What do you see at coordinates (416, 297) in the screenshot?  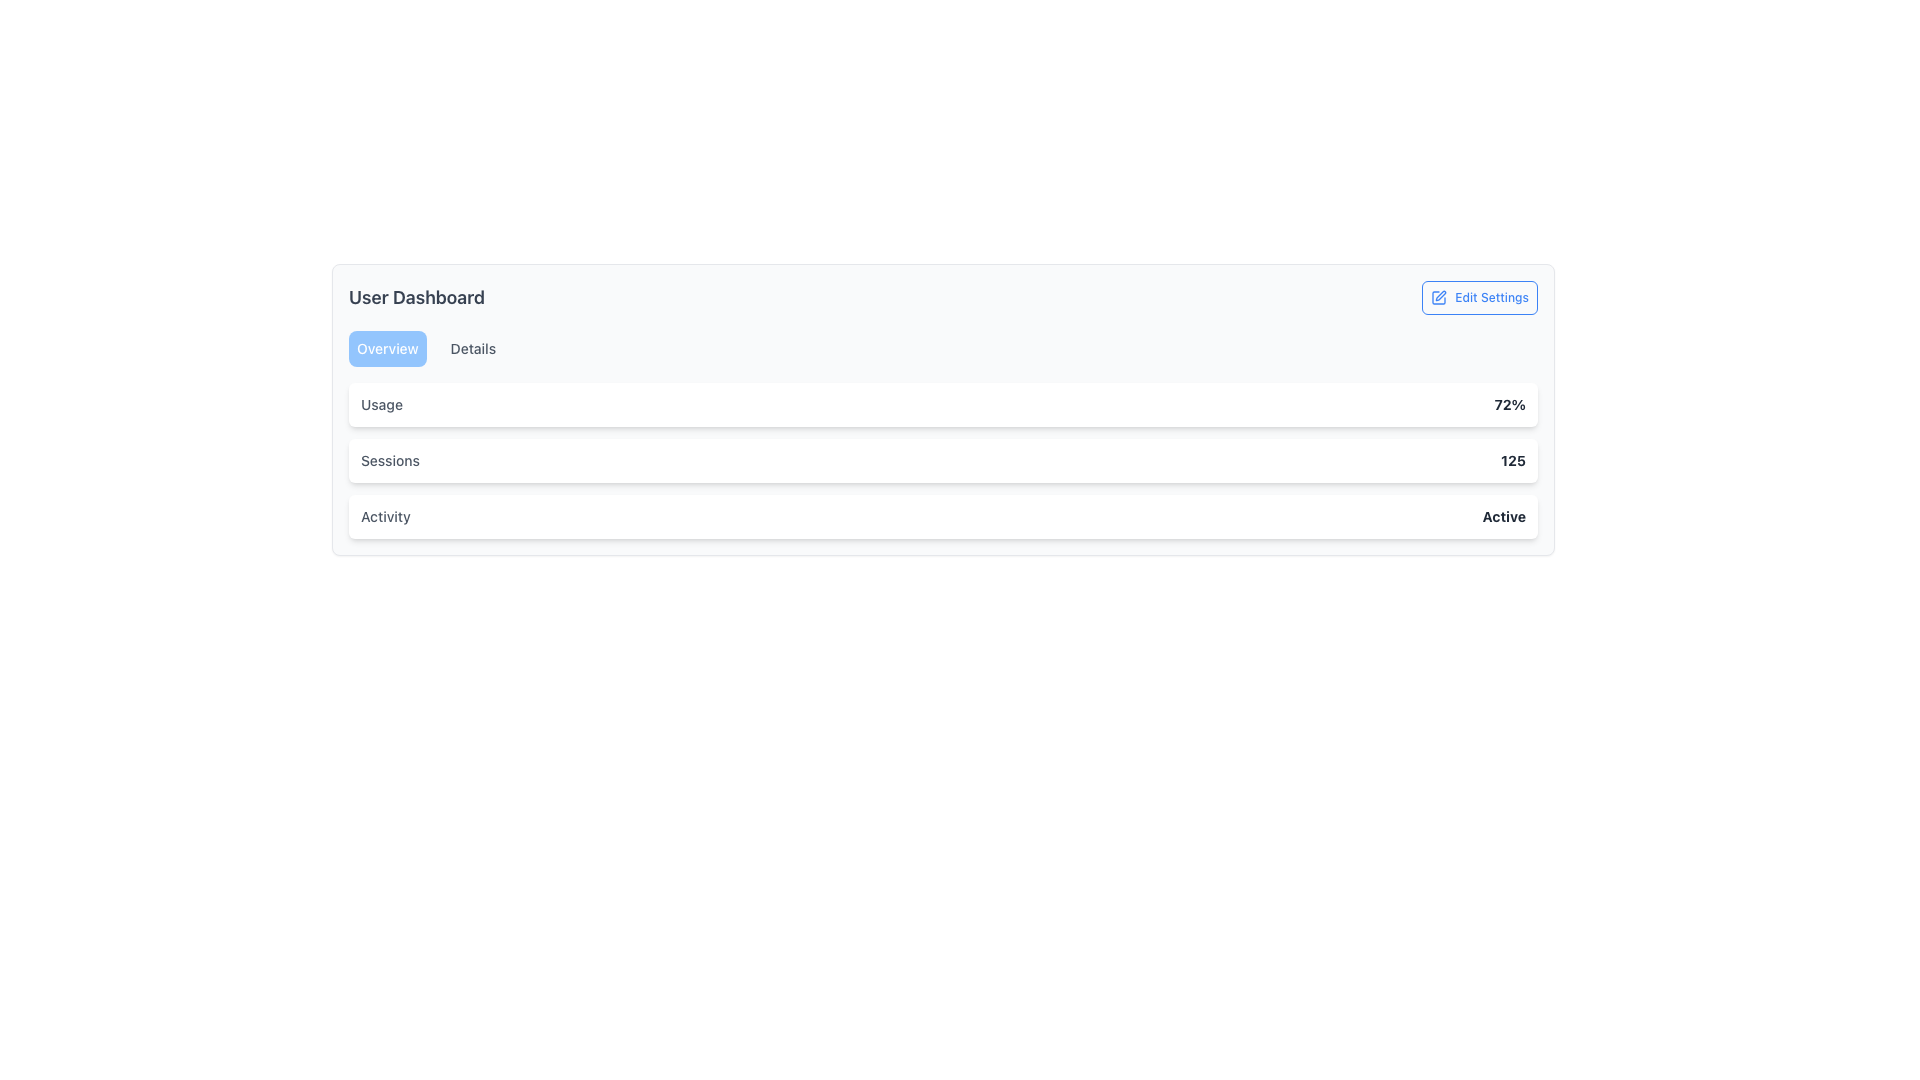 I see `the 'User Dashboard' text label, which is prominently displayed in a bold and larger font size in dark gray, serving as the heading of a section` at bounding box center [416, 297].